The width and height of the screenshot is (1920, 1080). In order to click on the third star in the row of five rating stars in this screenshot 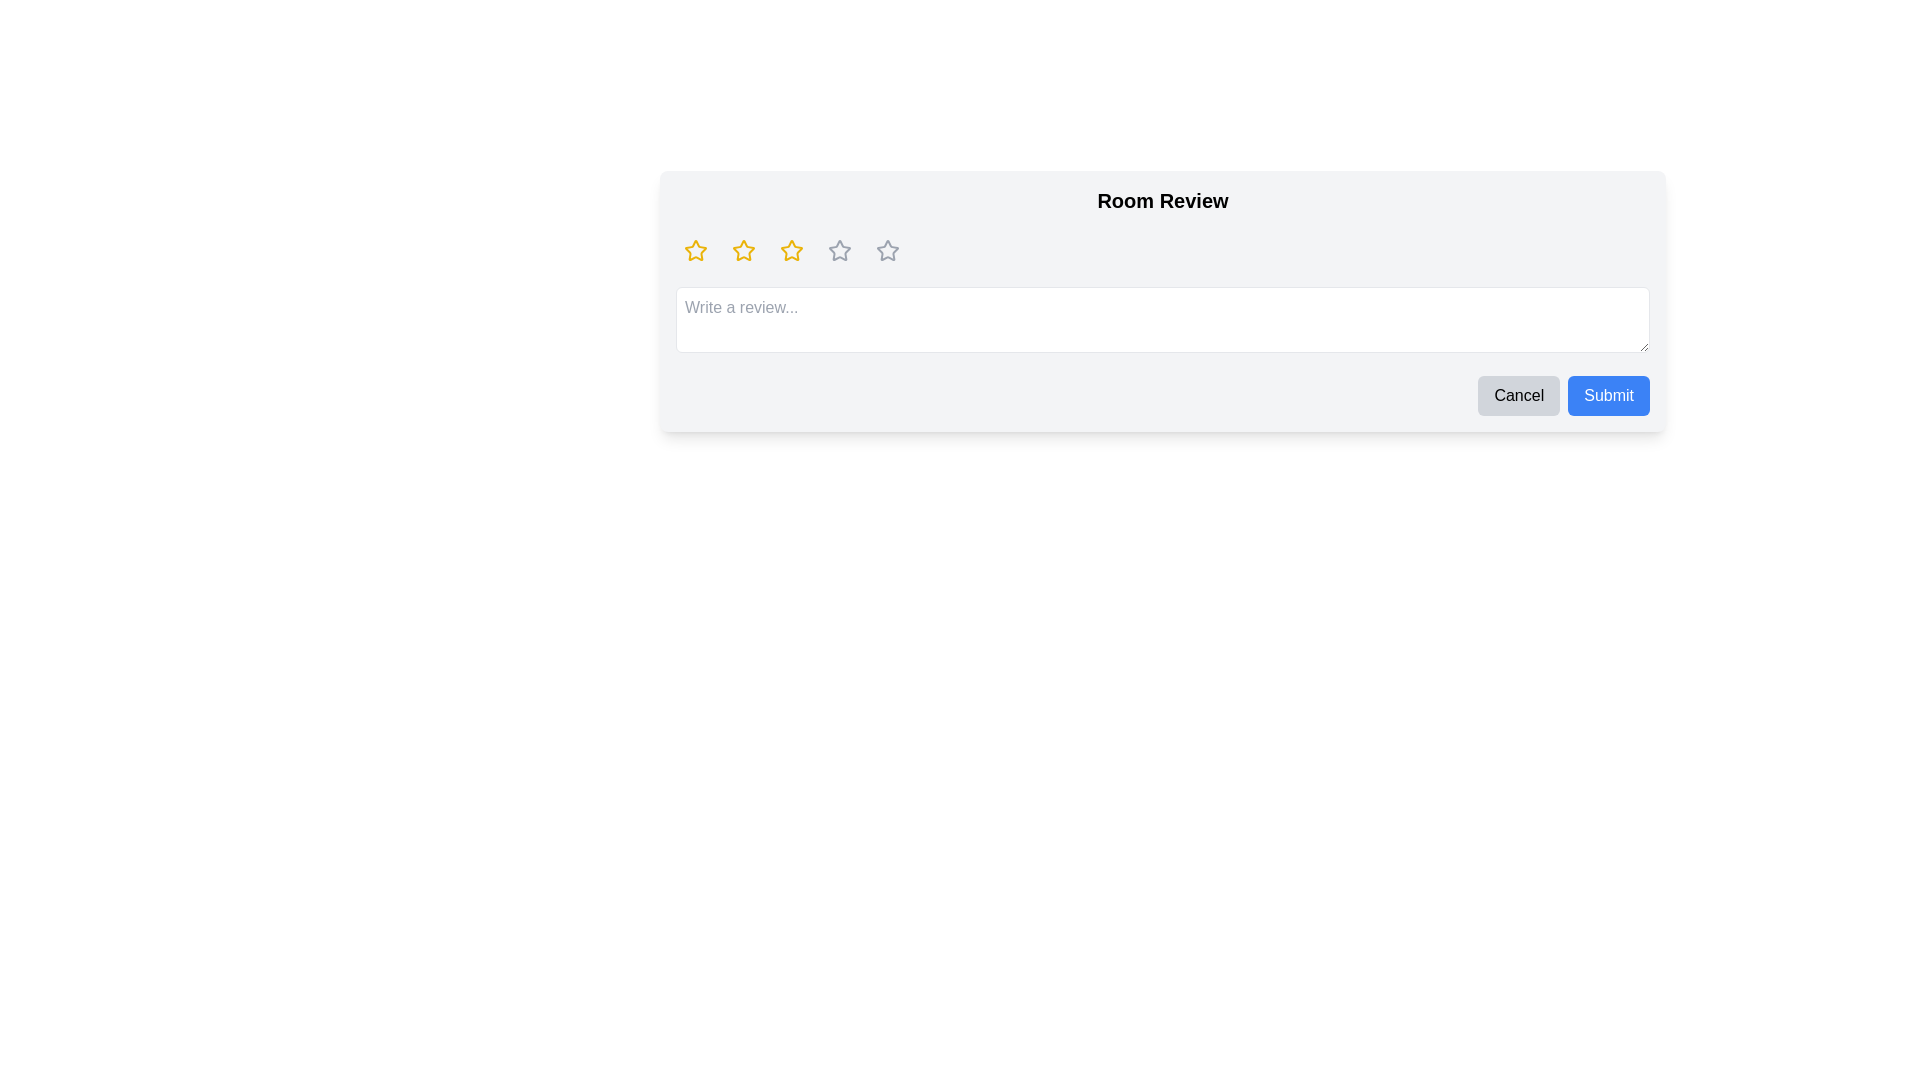, I will do `click(791, 249)`.